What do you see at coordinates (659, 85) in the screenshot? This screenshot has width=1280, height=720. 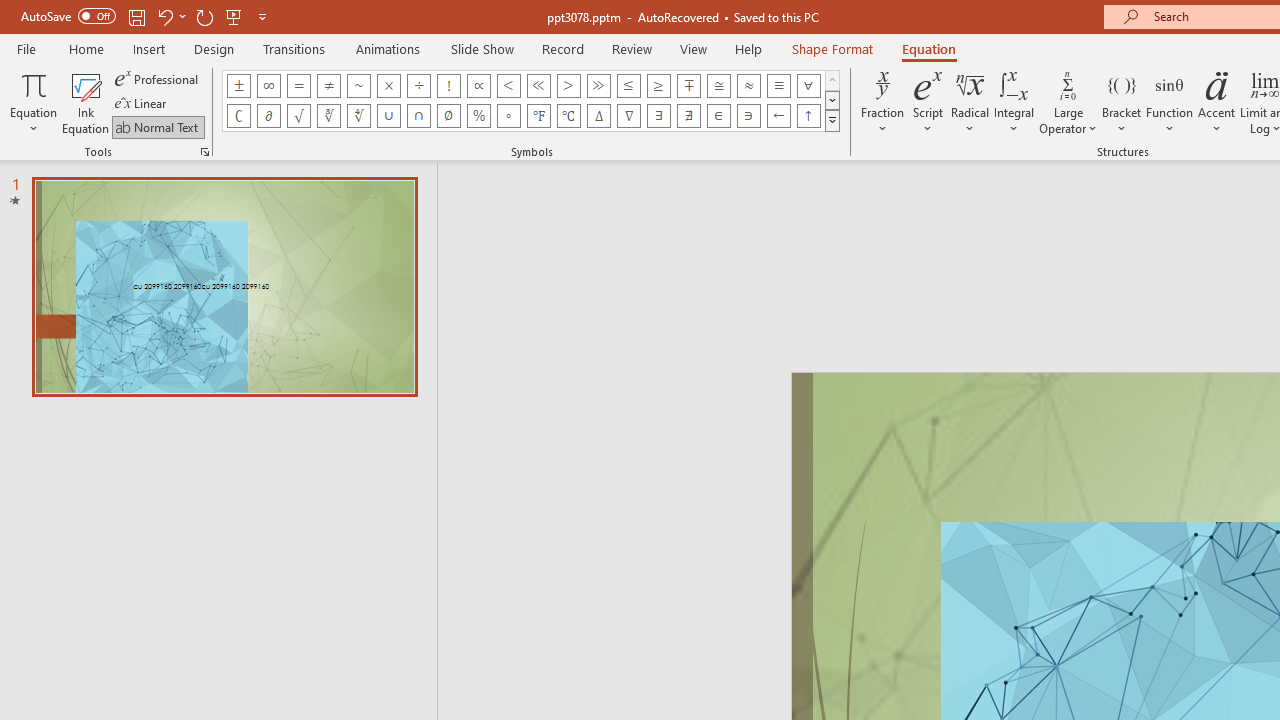 I see `'Equation Symbol Greater Than or Equal To'` at bounding box center [659, 85].